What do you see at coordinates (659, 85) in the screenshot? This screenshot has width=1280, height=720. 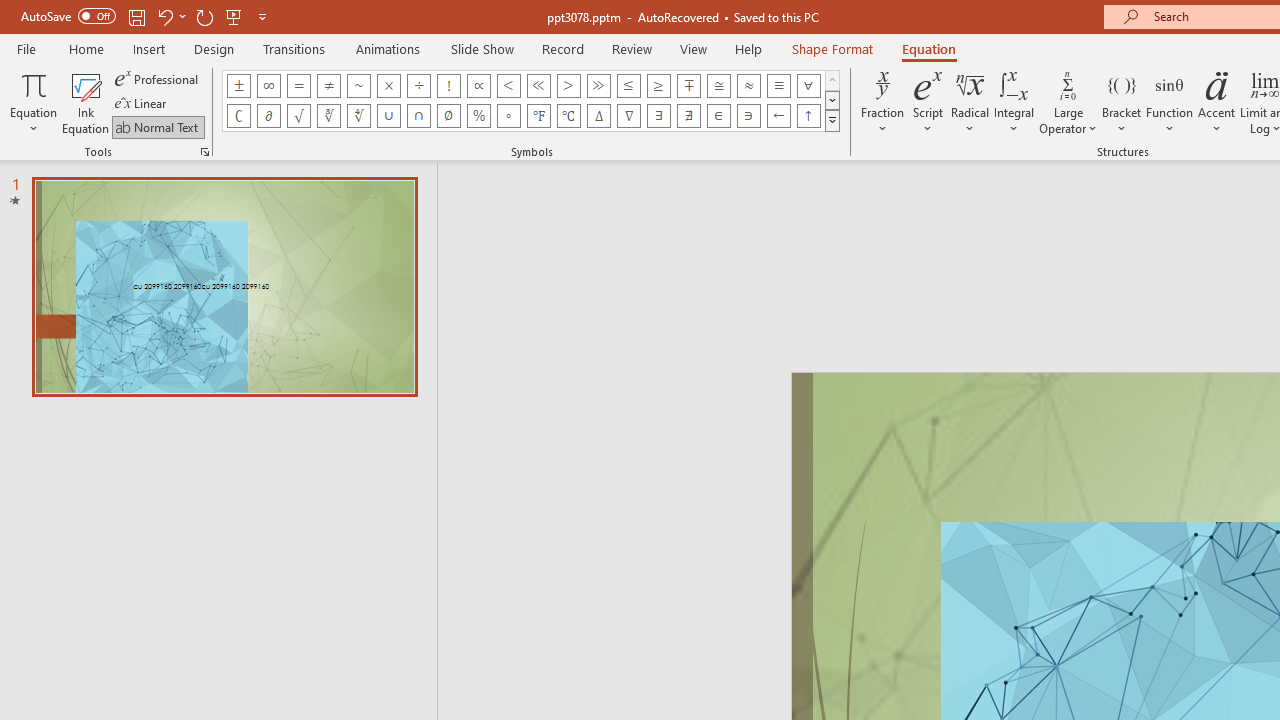 I see `'Equation Symbol Greater Than or Equal To'` at bounding box center [659, 85].